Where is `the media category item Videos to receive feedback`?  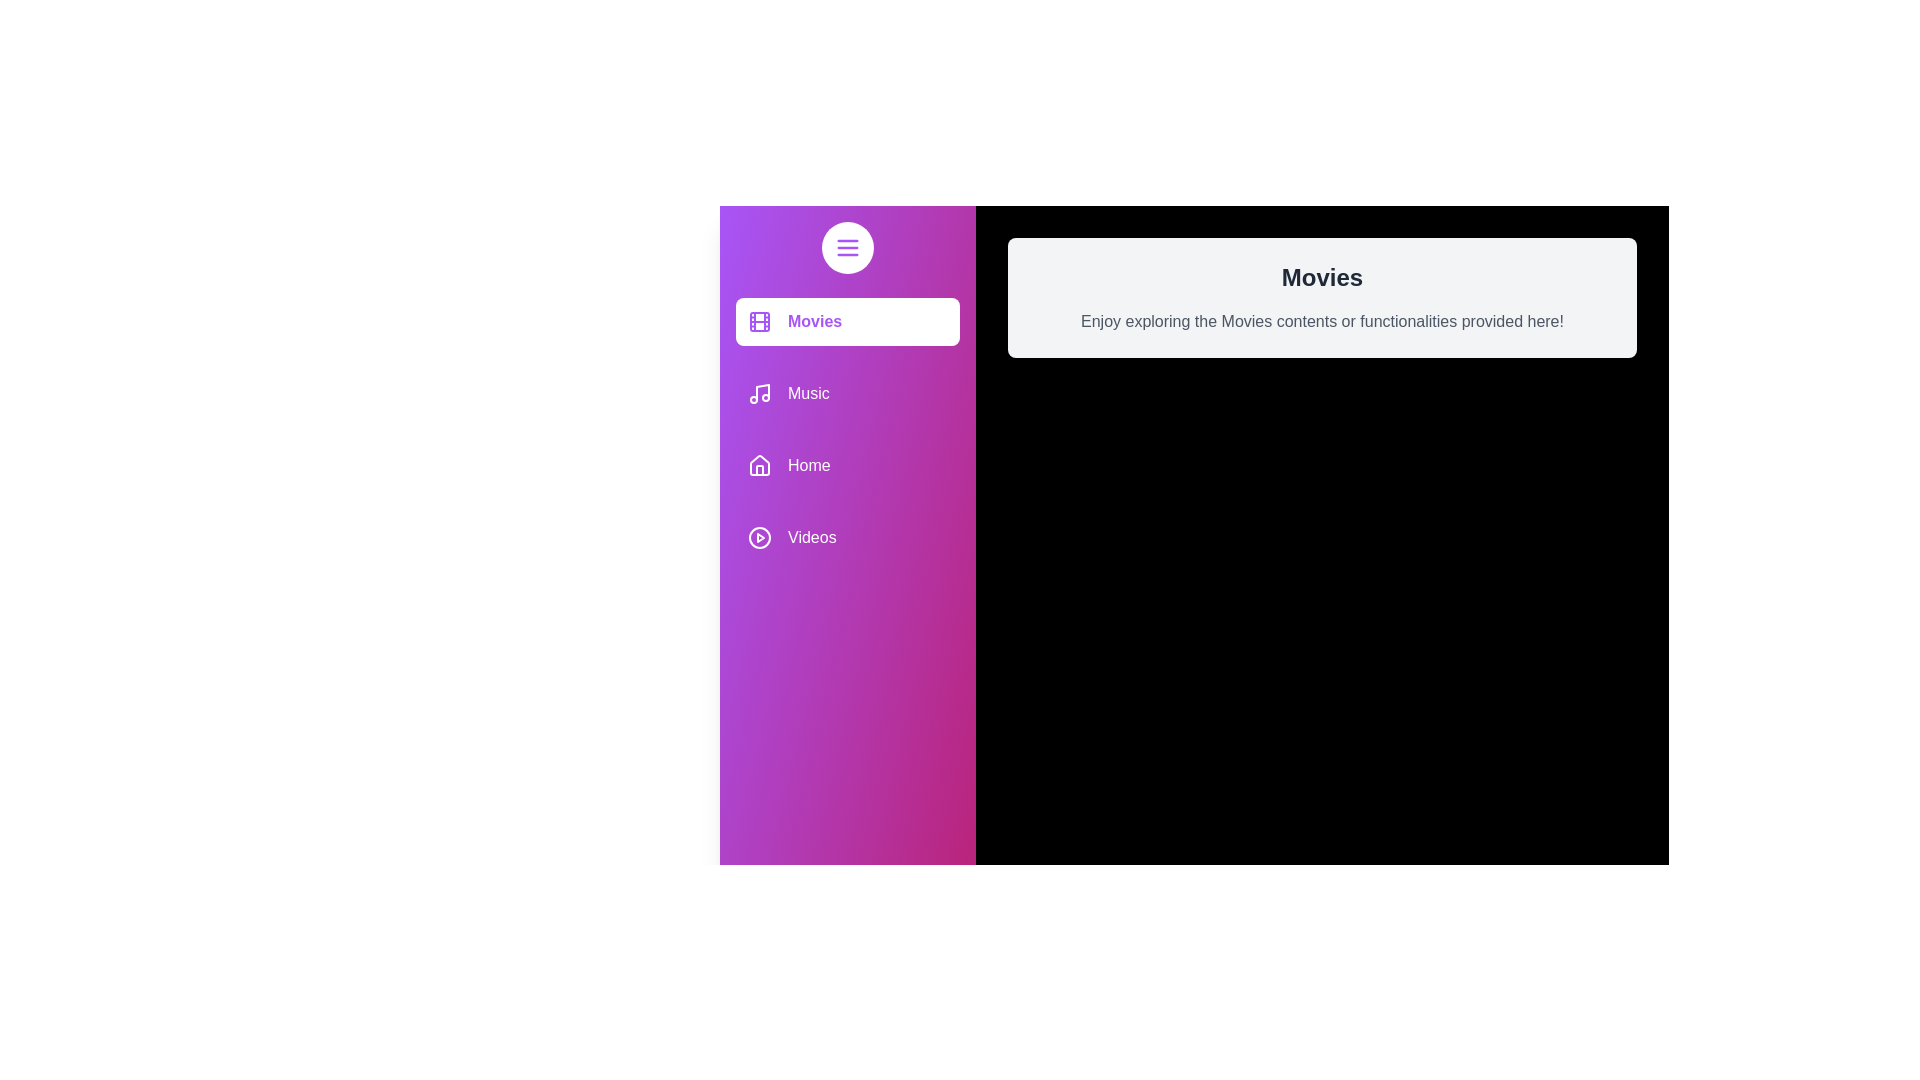 the media category item Videos to receive feedback is located at coordinates (848, 536).